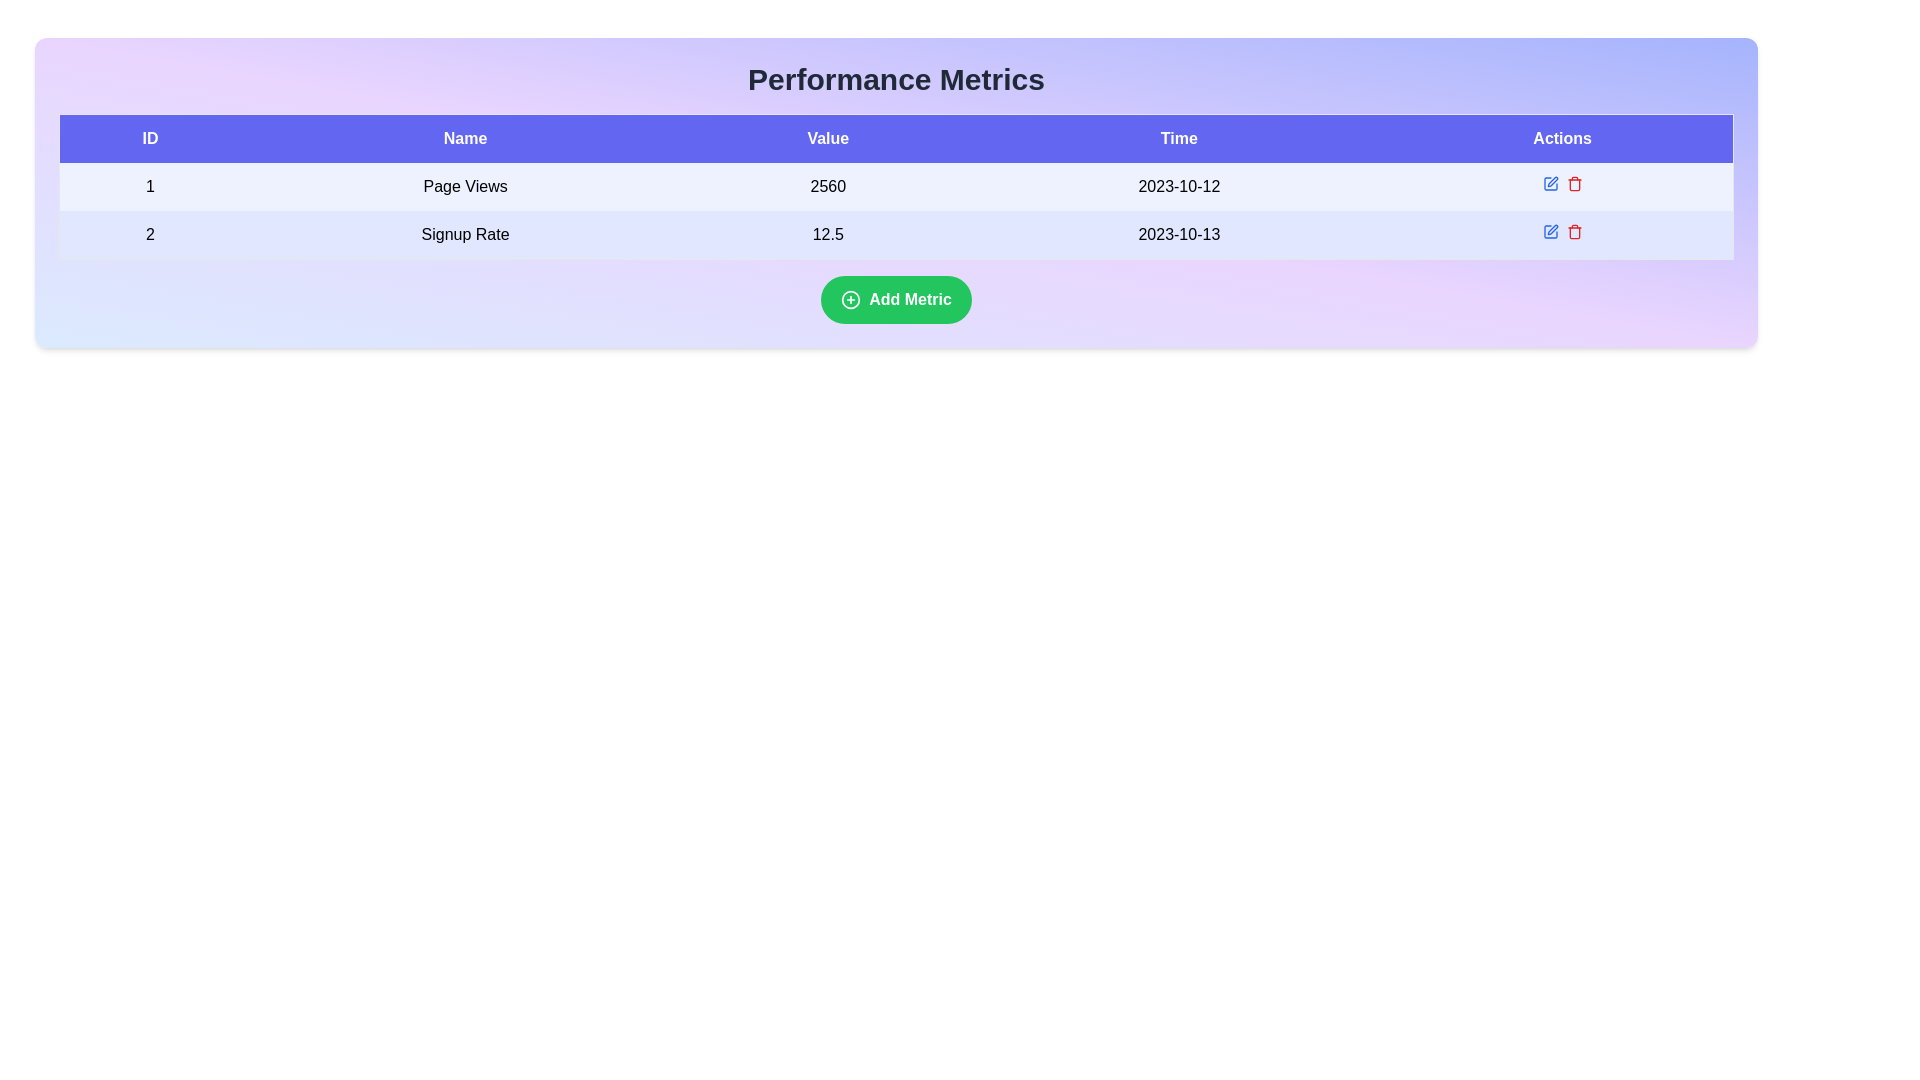 The image size is (1920, 1080). What do you see at coordinates (828, 186) in the screenshot?
I see `the static text displaying the numerical value '2560', located in the third column of the first row within a table` at bounding box center [828, 186].